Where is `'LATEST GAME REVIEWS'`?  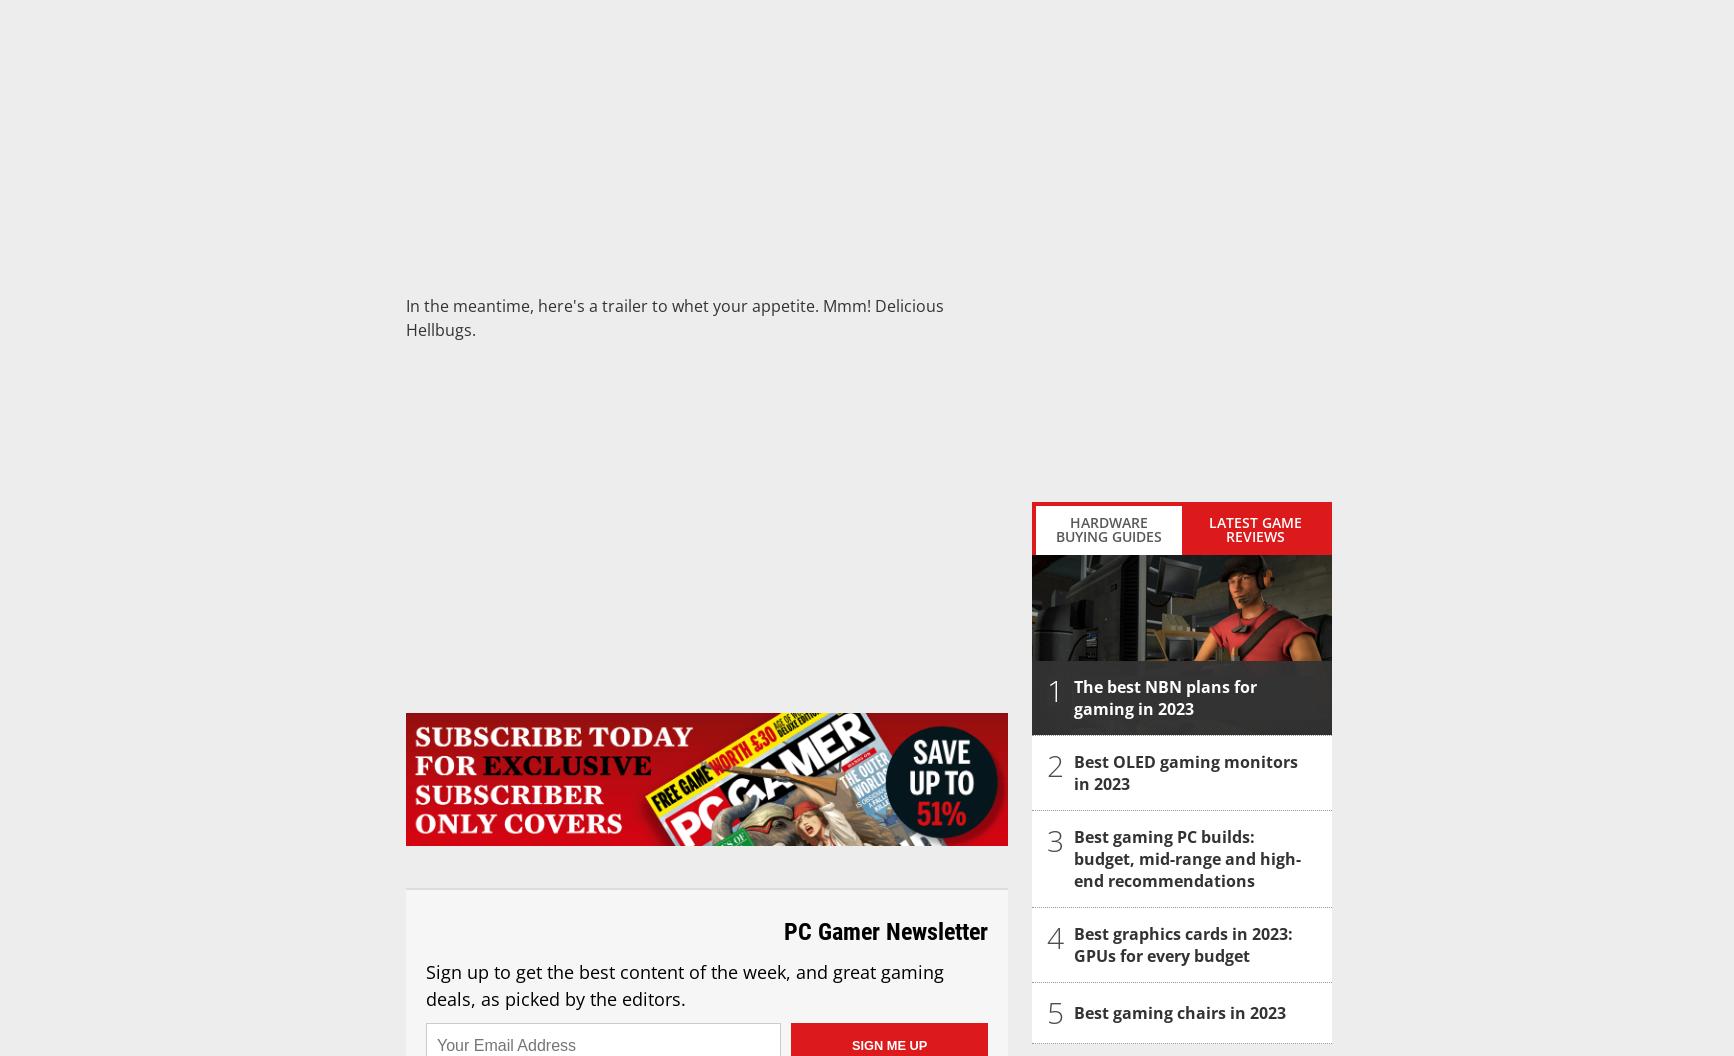 'LATEST GAME REVIEWS' is located at coordinates (1254, 528).